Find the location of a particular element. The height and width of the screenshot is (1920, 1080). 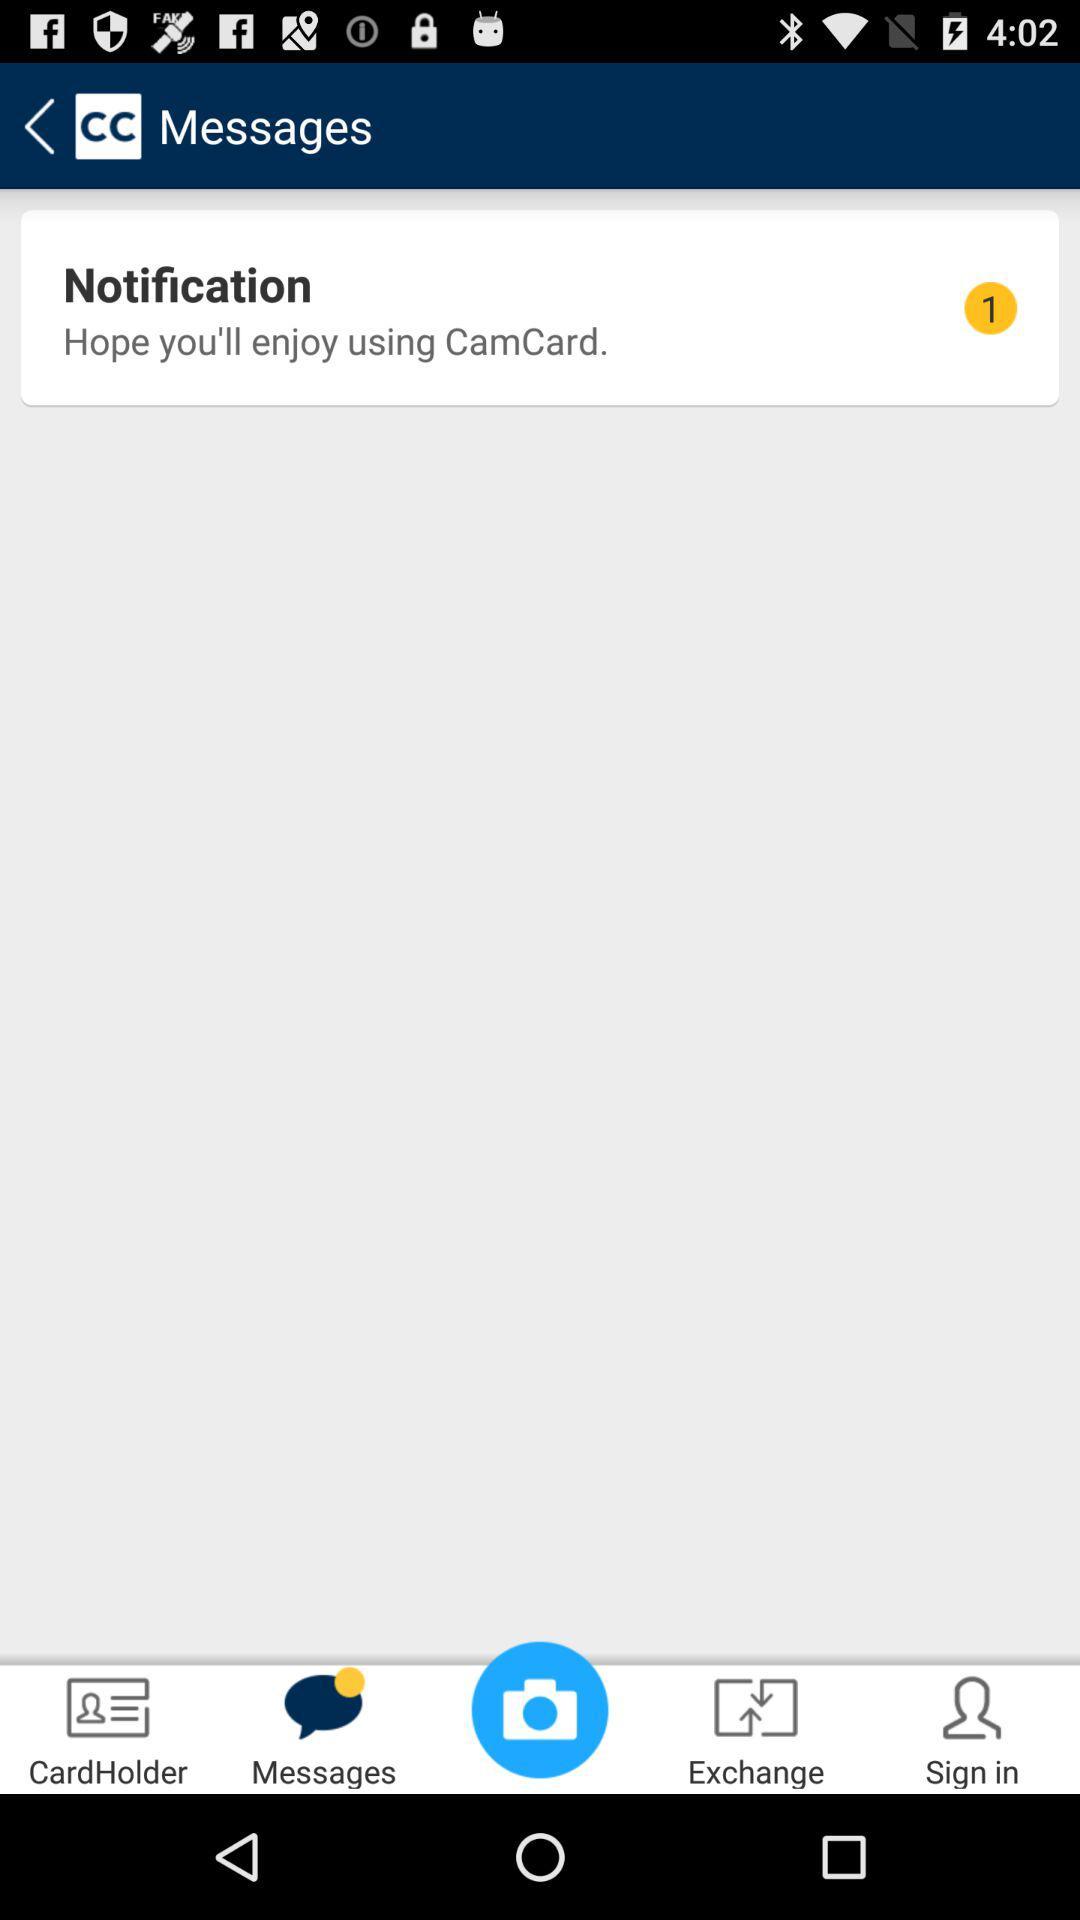

app below hope you ll icon is located at coordinates (540, 1708).